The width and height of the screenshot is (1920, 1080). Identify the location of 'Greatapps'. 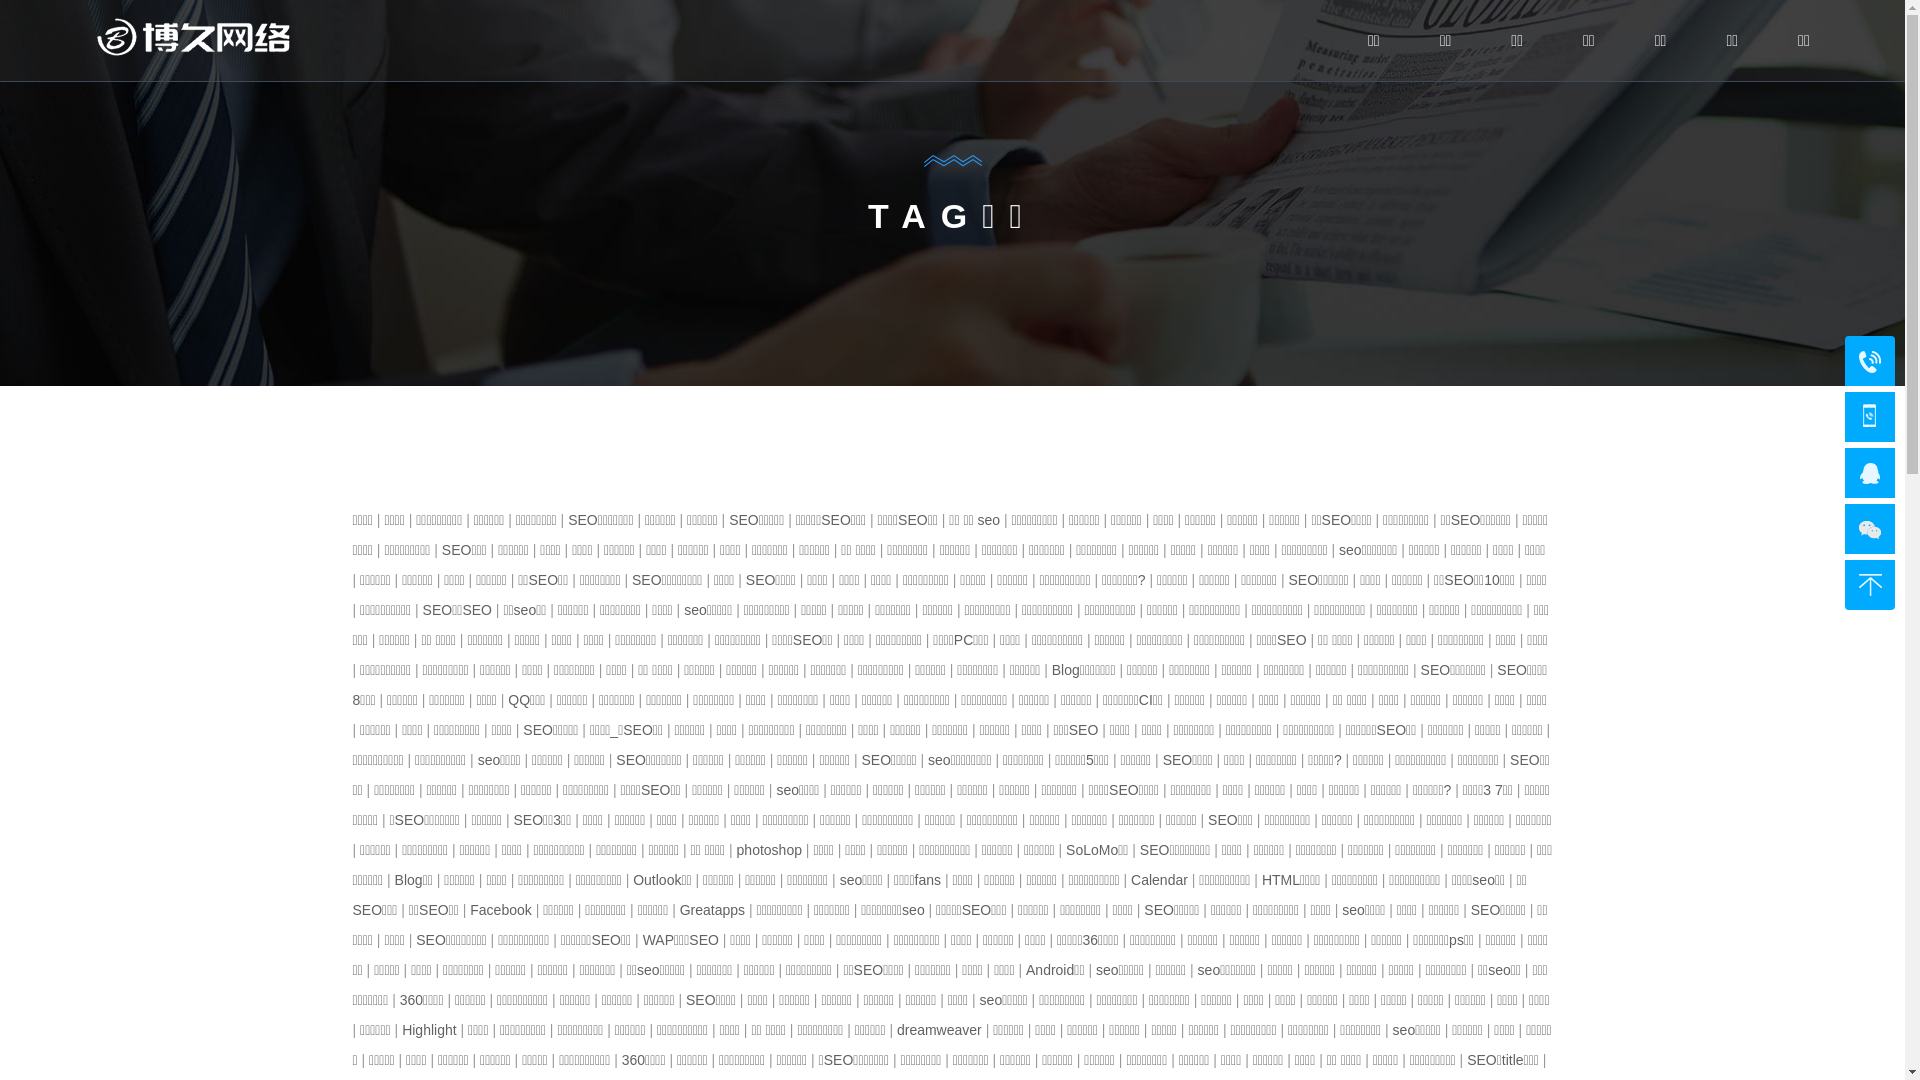
(680, 910).